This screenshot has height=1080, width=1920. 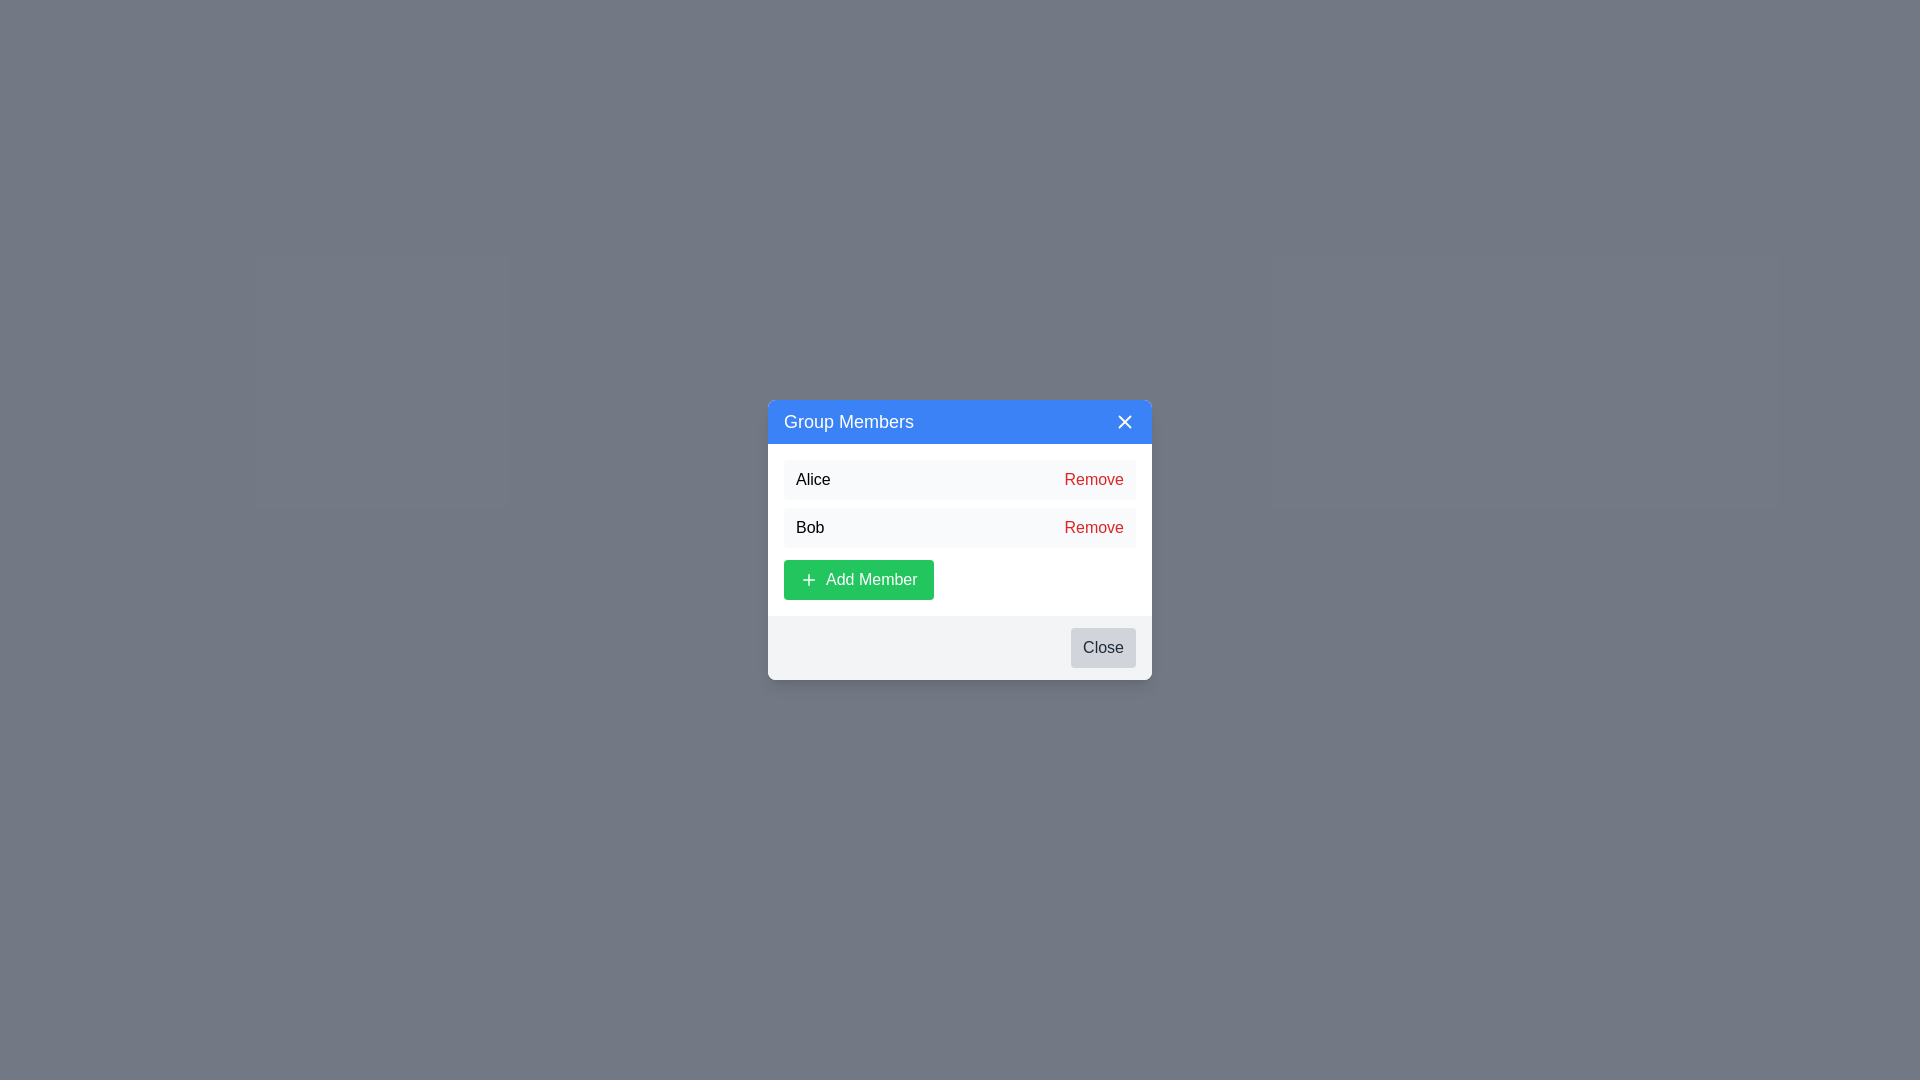 I want to click on the button located in the lower portion of the group members list, so click(x=1093, y=527).